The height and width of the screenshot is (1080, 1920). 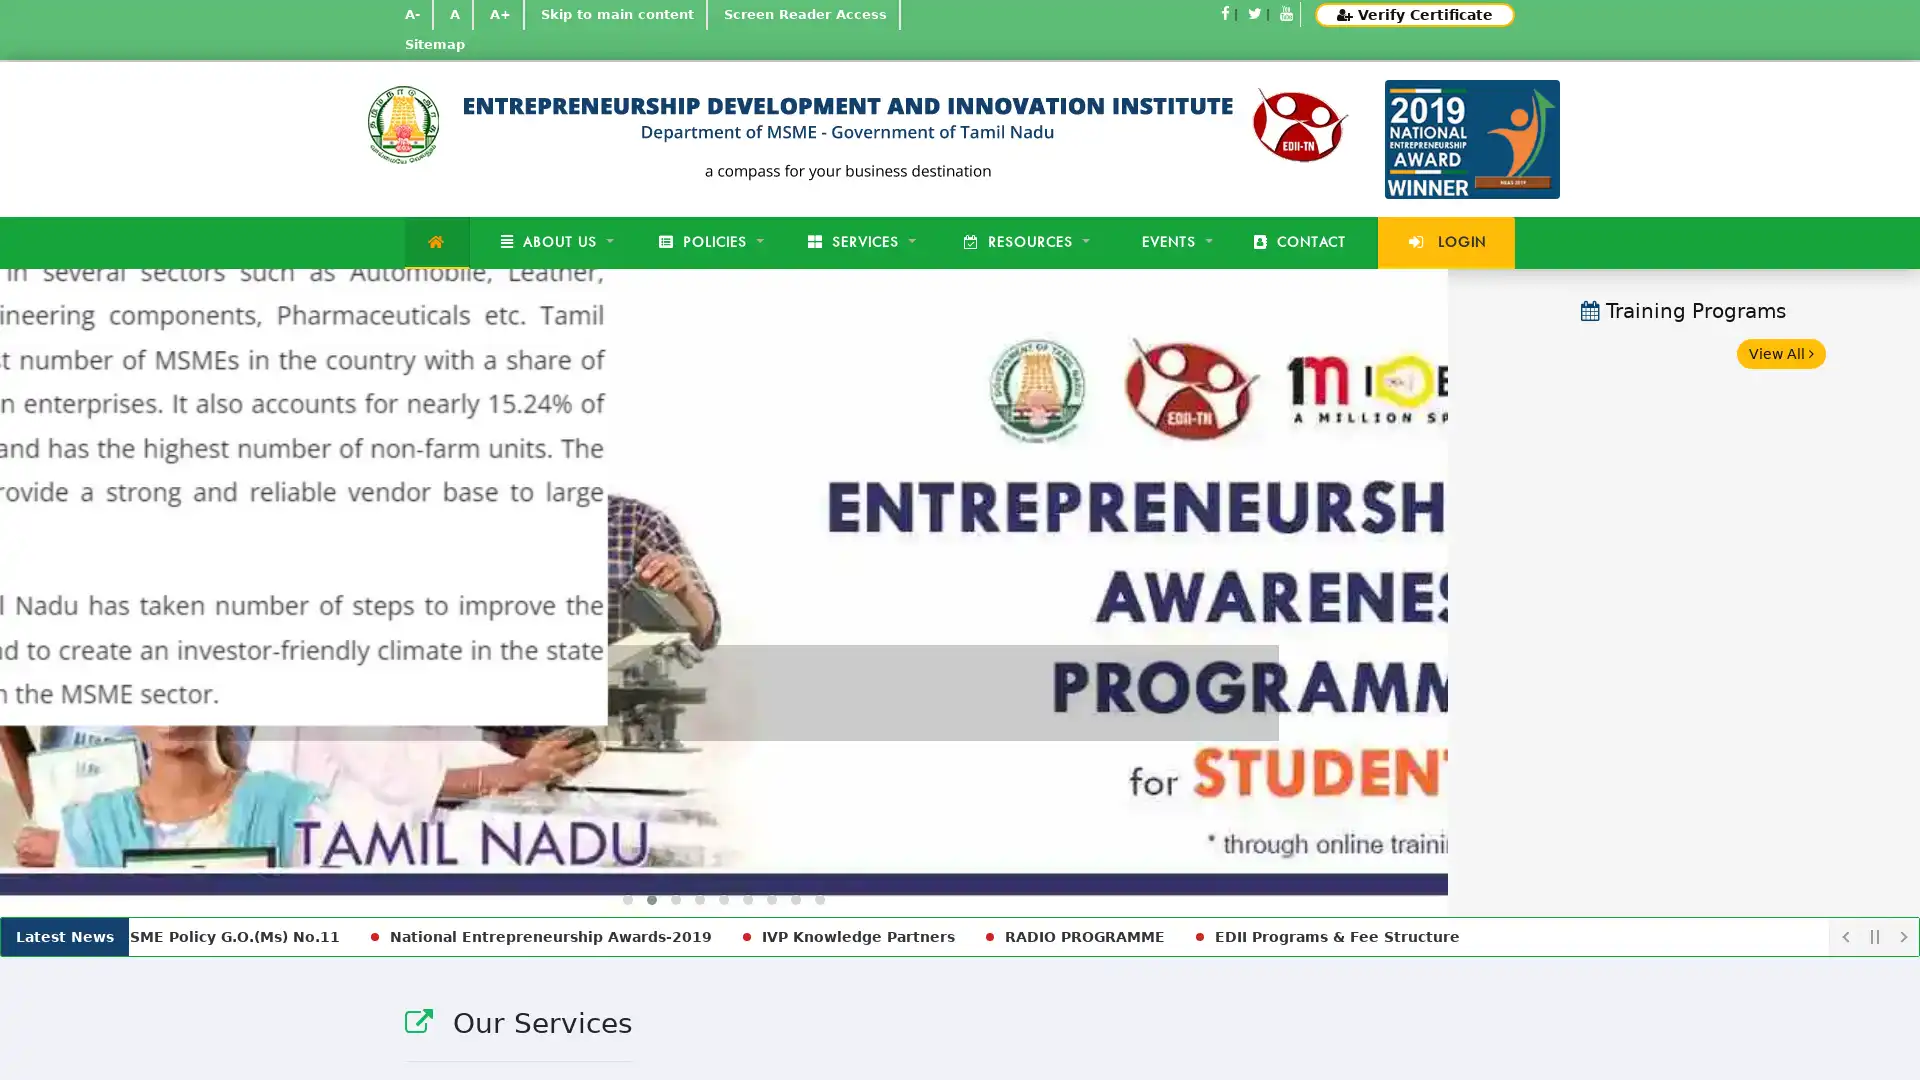 I want to click on Previous, so click(x=39, y=571).